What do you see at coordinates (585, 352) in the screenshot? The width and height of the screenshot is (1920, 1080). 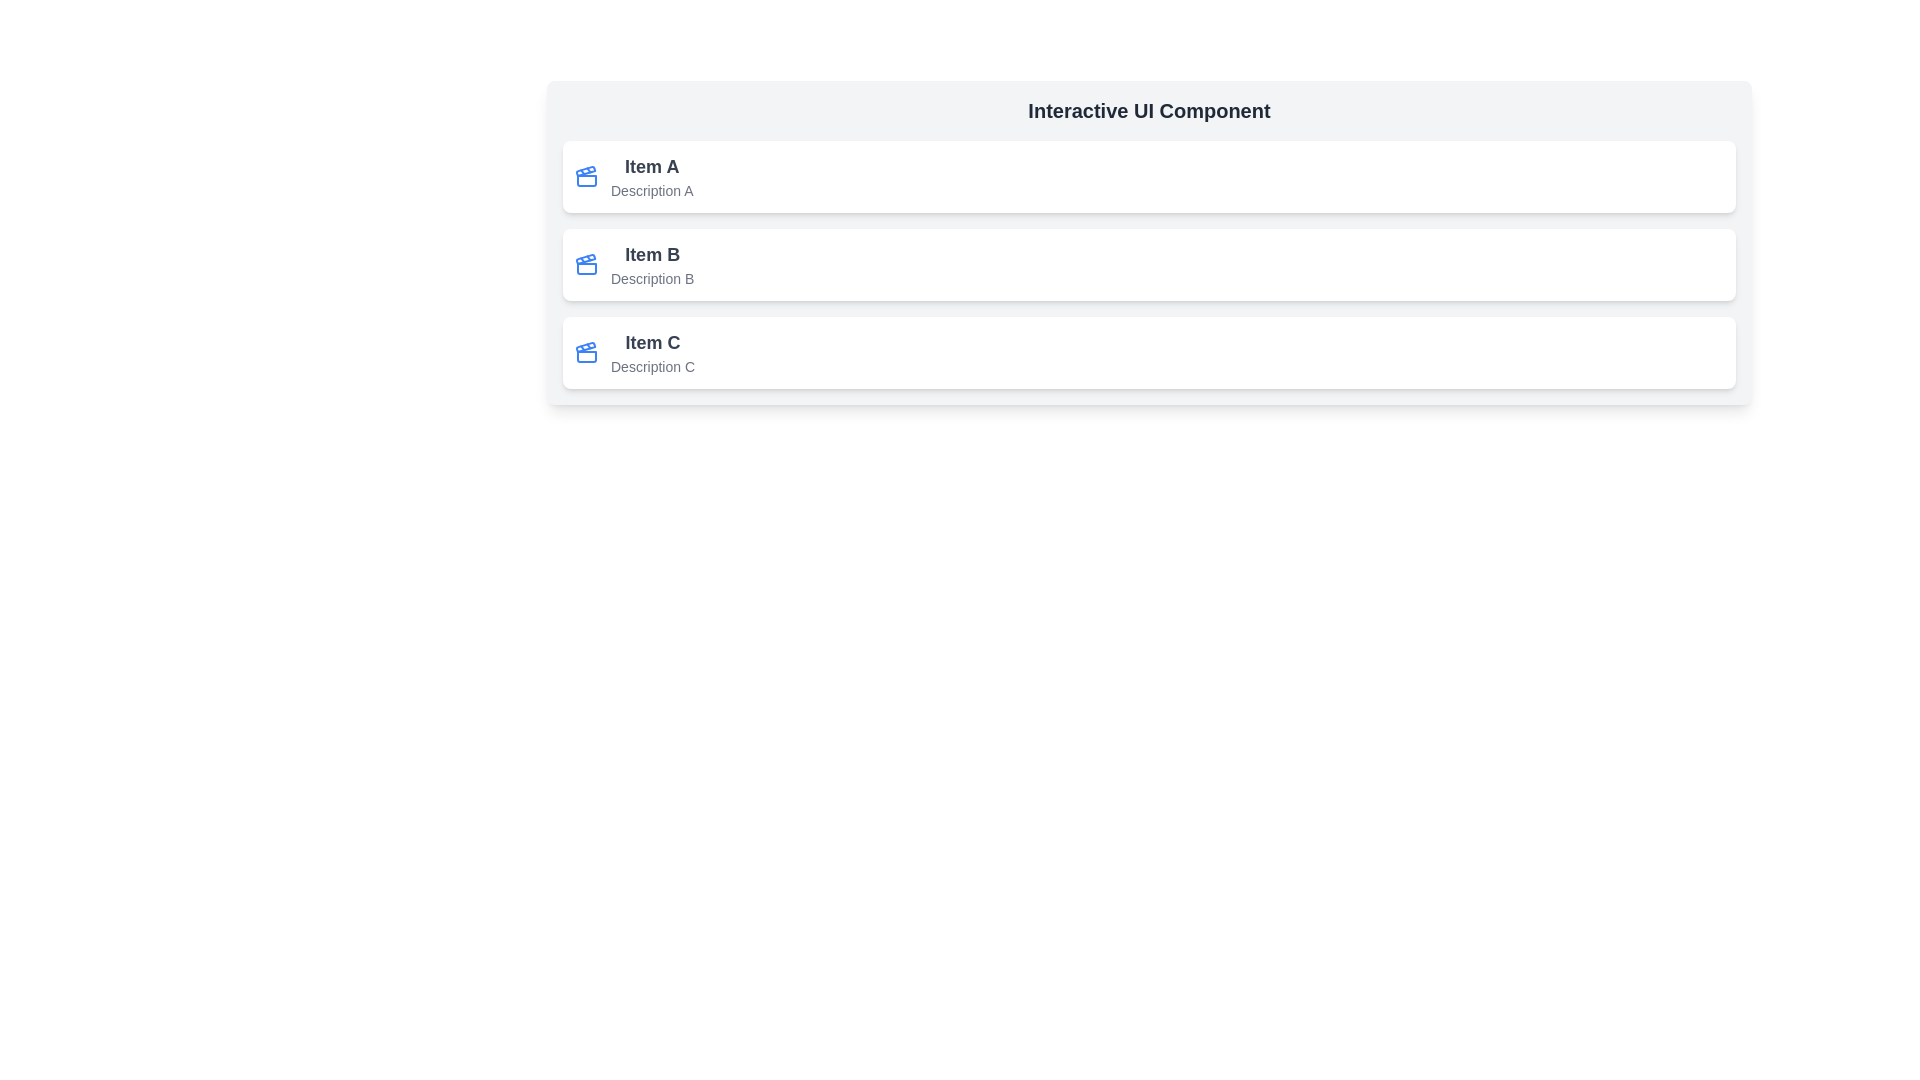 I see `the clapperboard icon located to the left of the text 'Item C' in the row titled 'Item C Description C'` at bounding box center [585, 352].